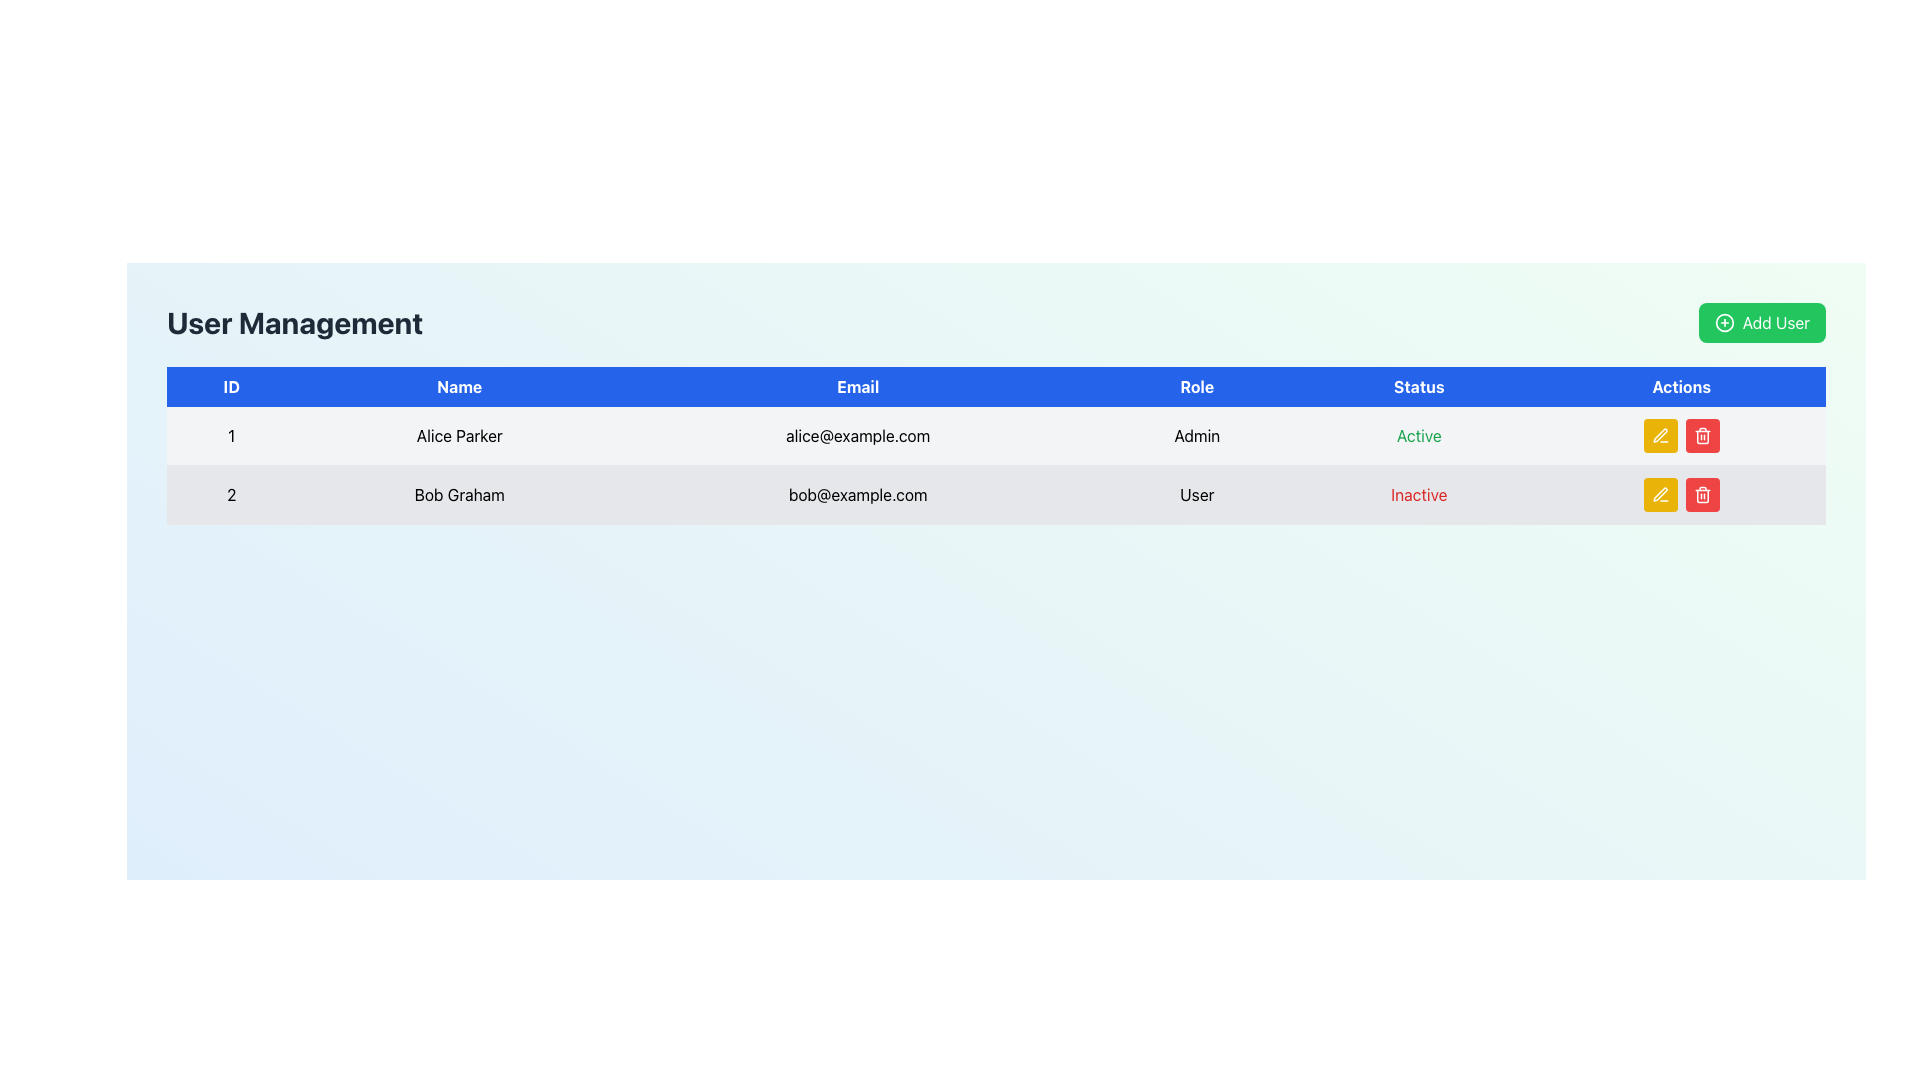 This screenshot has width=1920, height=1080. Describe the element at coordinates (1701, 436) in the screenshot. I see `the trash bin icon in the 'Actions' column for user 'Bob Graham', which is styled as a rounded rectangle outline` at that location.